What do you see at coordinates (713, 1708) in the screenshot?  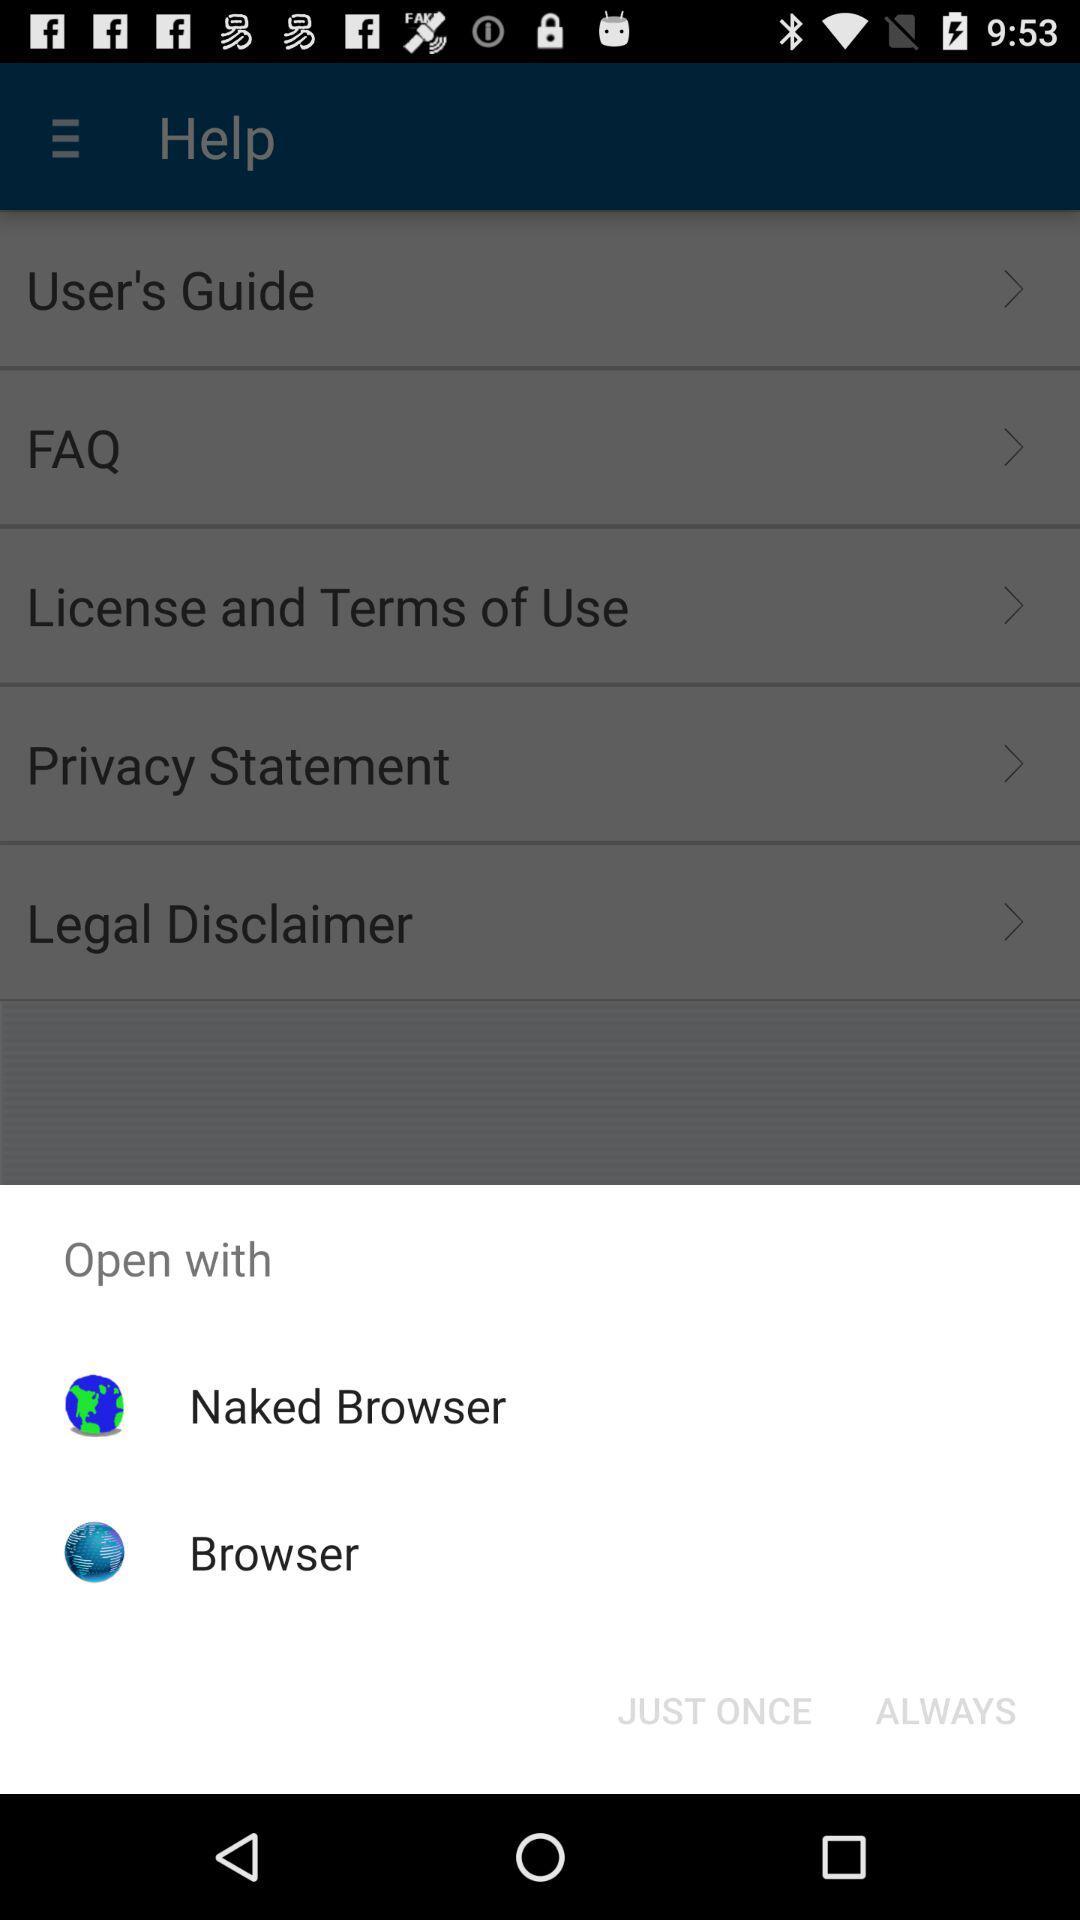 I see `the just once button` at bounding box center [713, 1708].